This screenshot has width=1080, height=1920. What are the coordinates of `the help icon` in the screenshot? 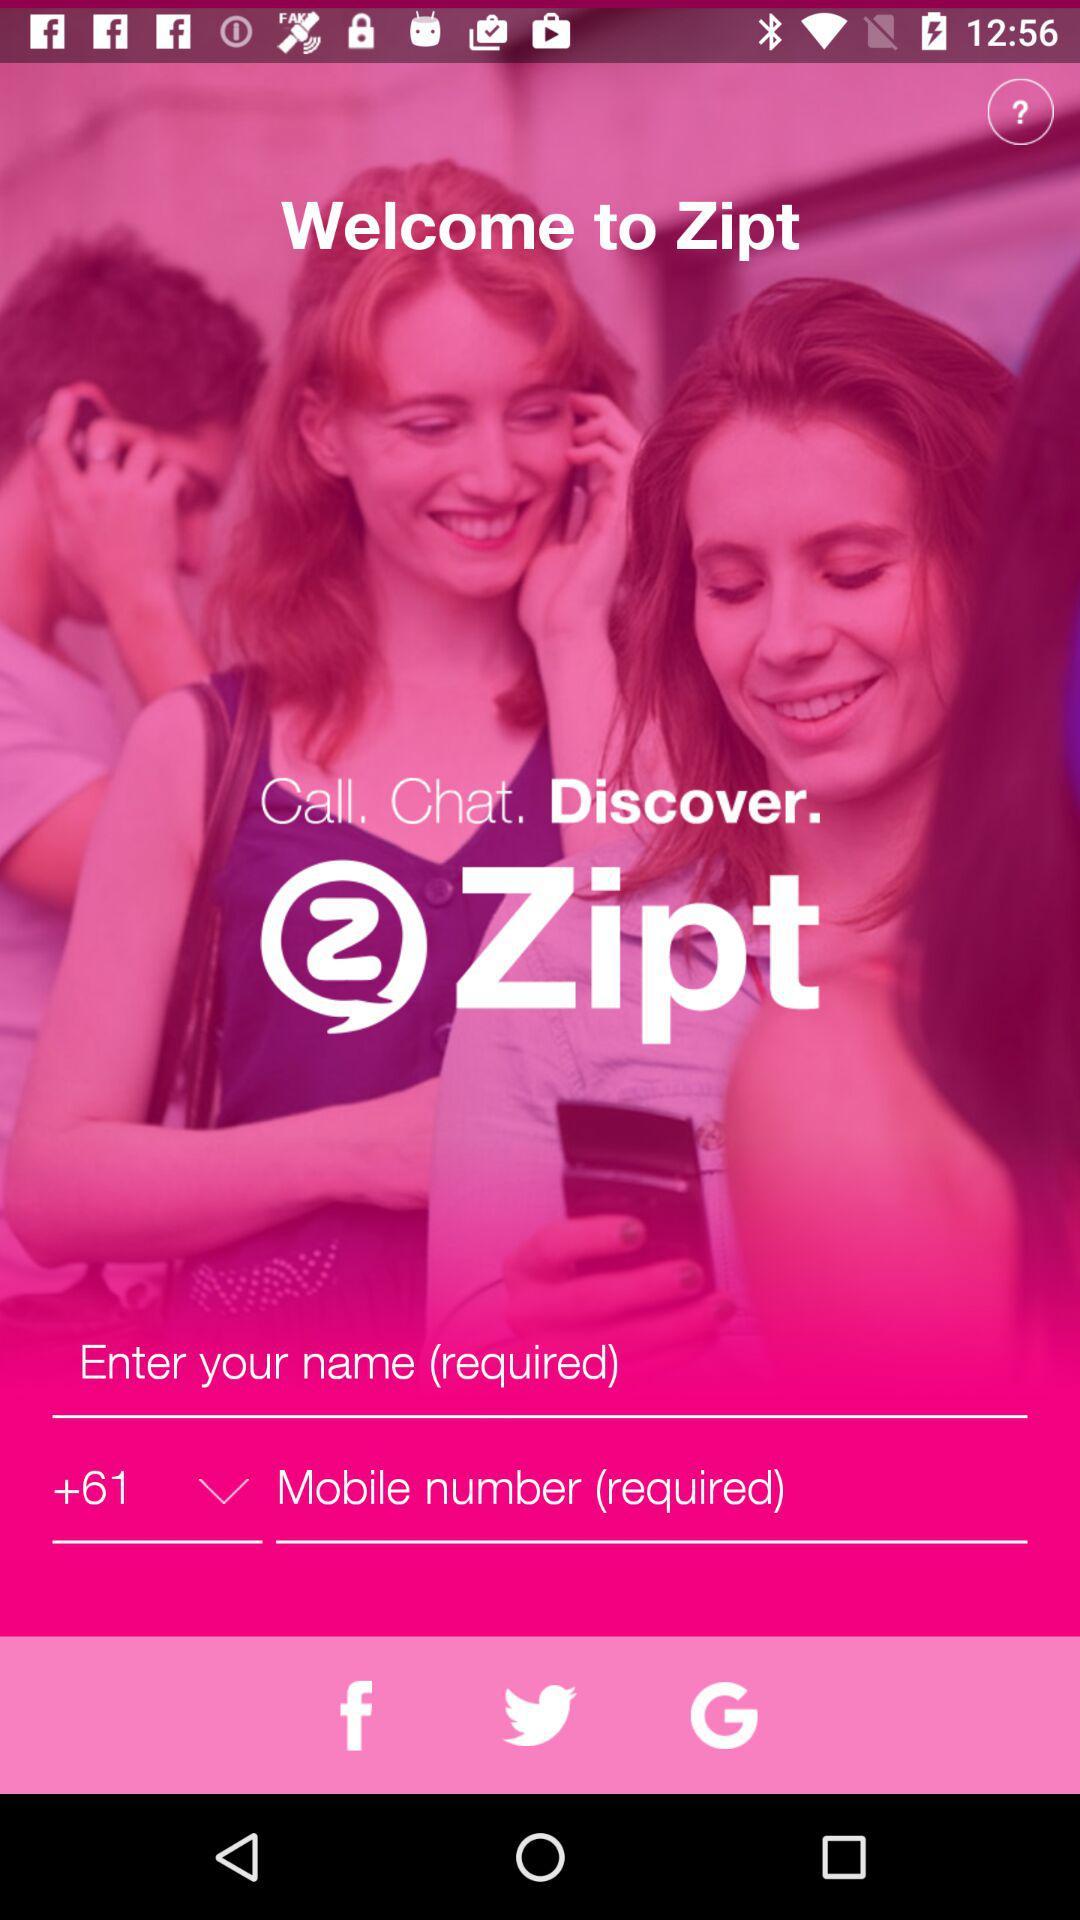 It's located at (1020, 110).